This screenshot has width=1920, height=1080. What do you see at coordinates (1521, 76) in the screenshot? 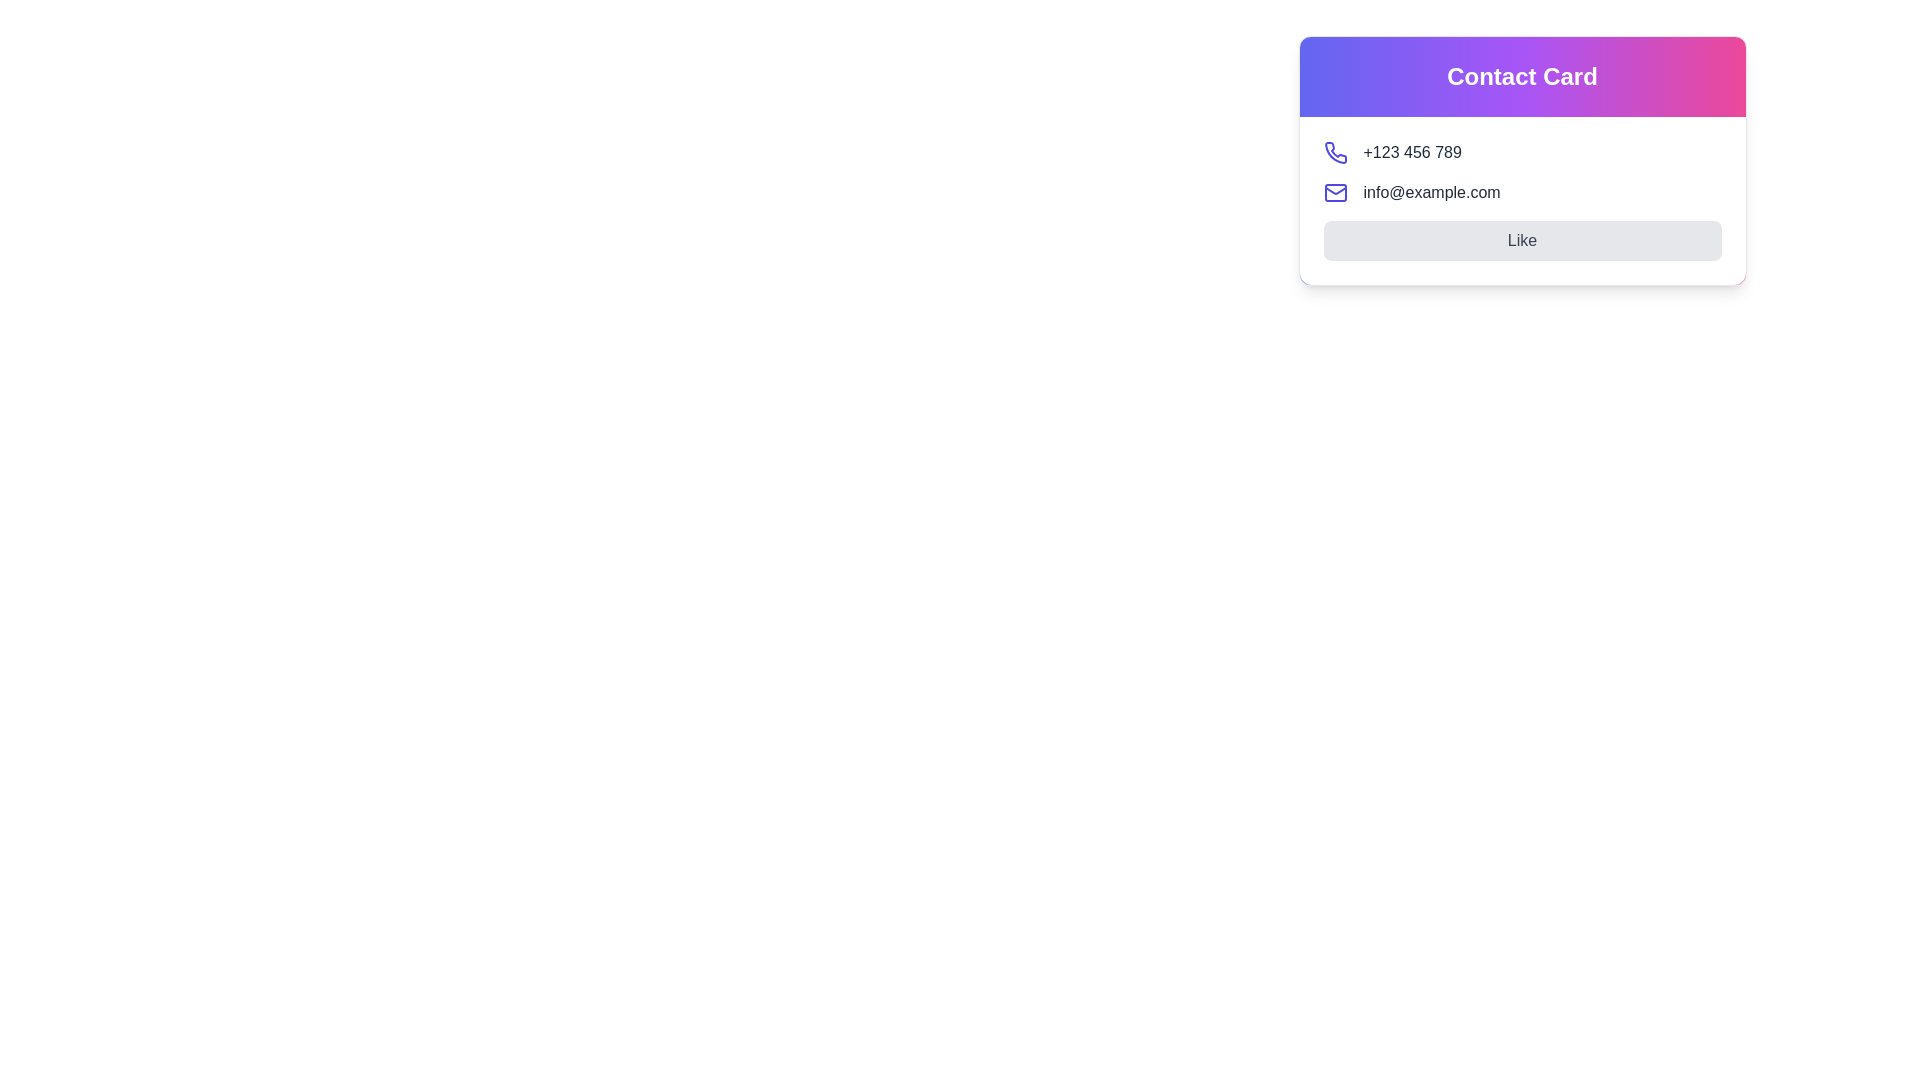
I see `the Static Text element that serves as the title for the 'Contact Card' component, located at the top of the component` at bounding box center [1521, 76].